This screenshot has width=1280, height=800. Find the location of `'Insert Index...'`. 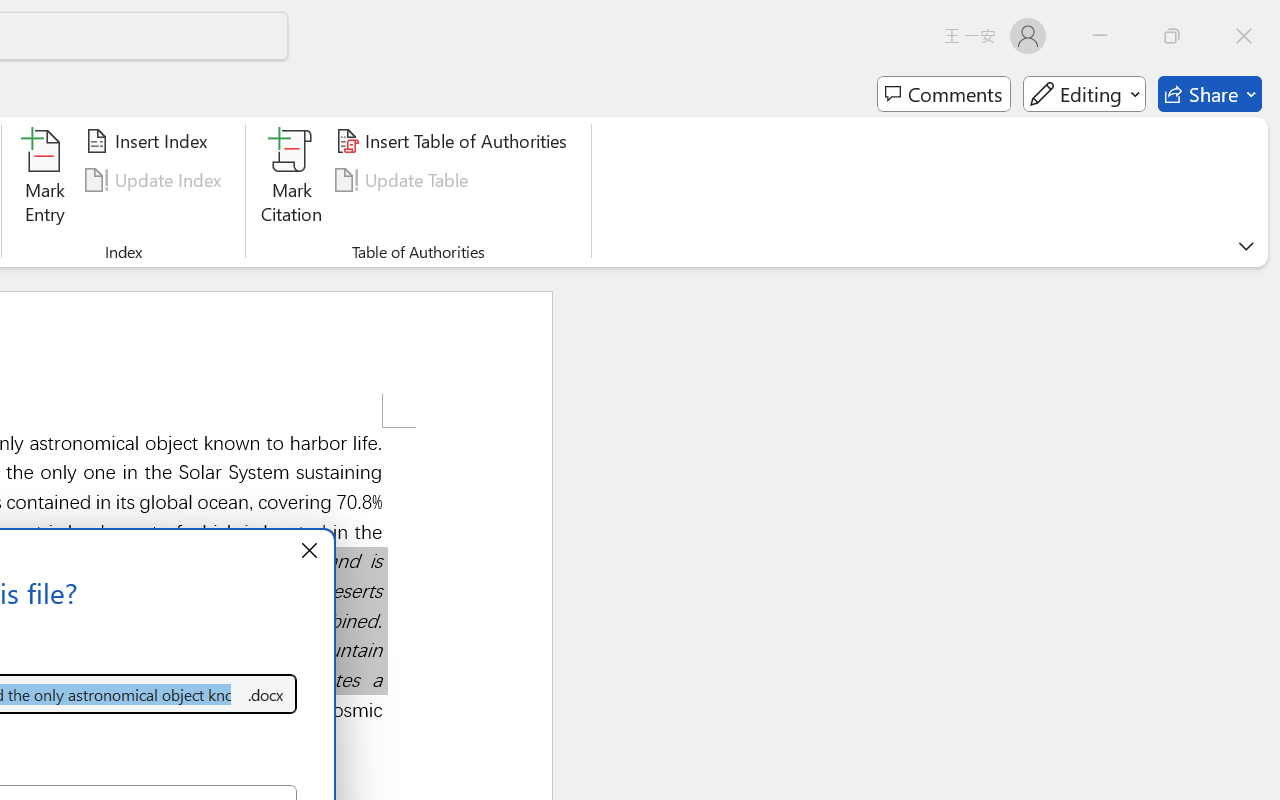

'Insert Index...' is located at coordinates (148, 141).